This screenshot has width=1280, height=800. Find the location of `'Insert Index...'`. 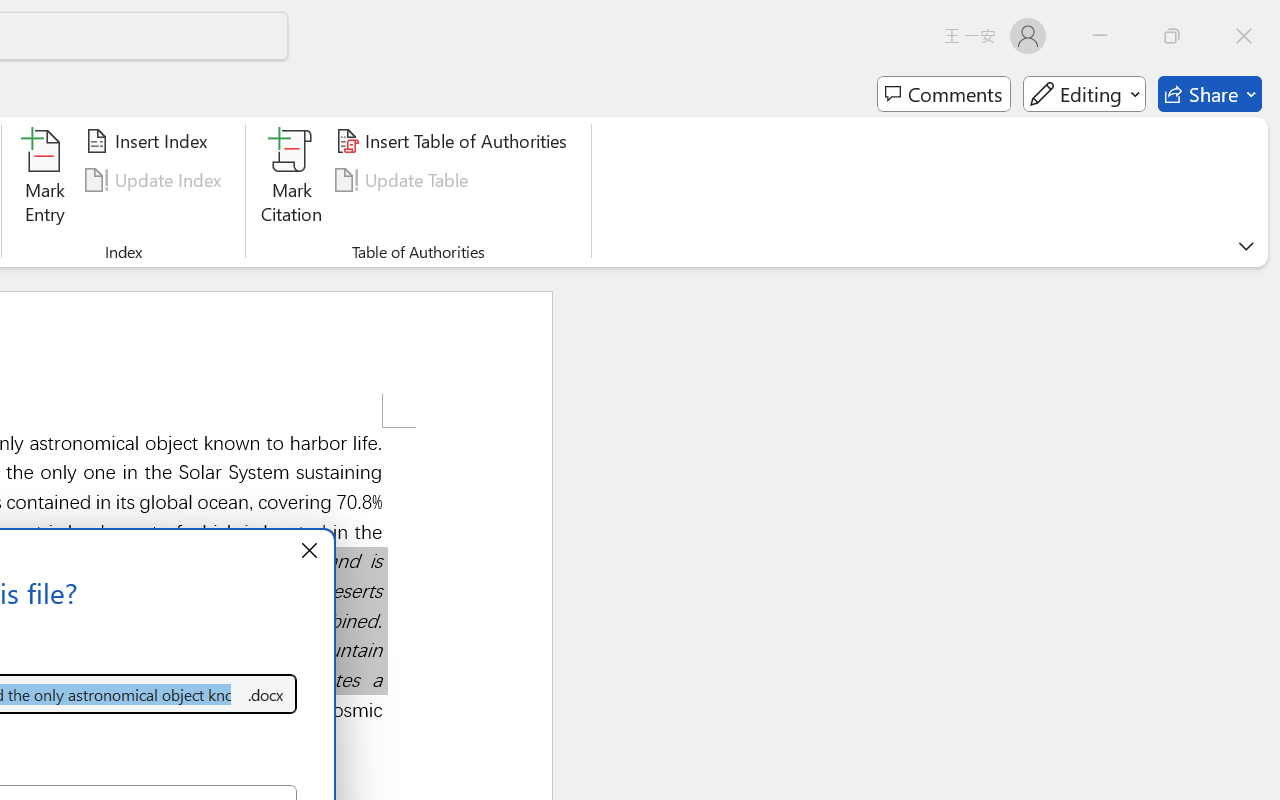

'Insert Index...' is located at coordinates (148, 141).